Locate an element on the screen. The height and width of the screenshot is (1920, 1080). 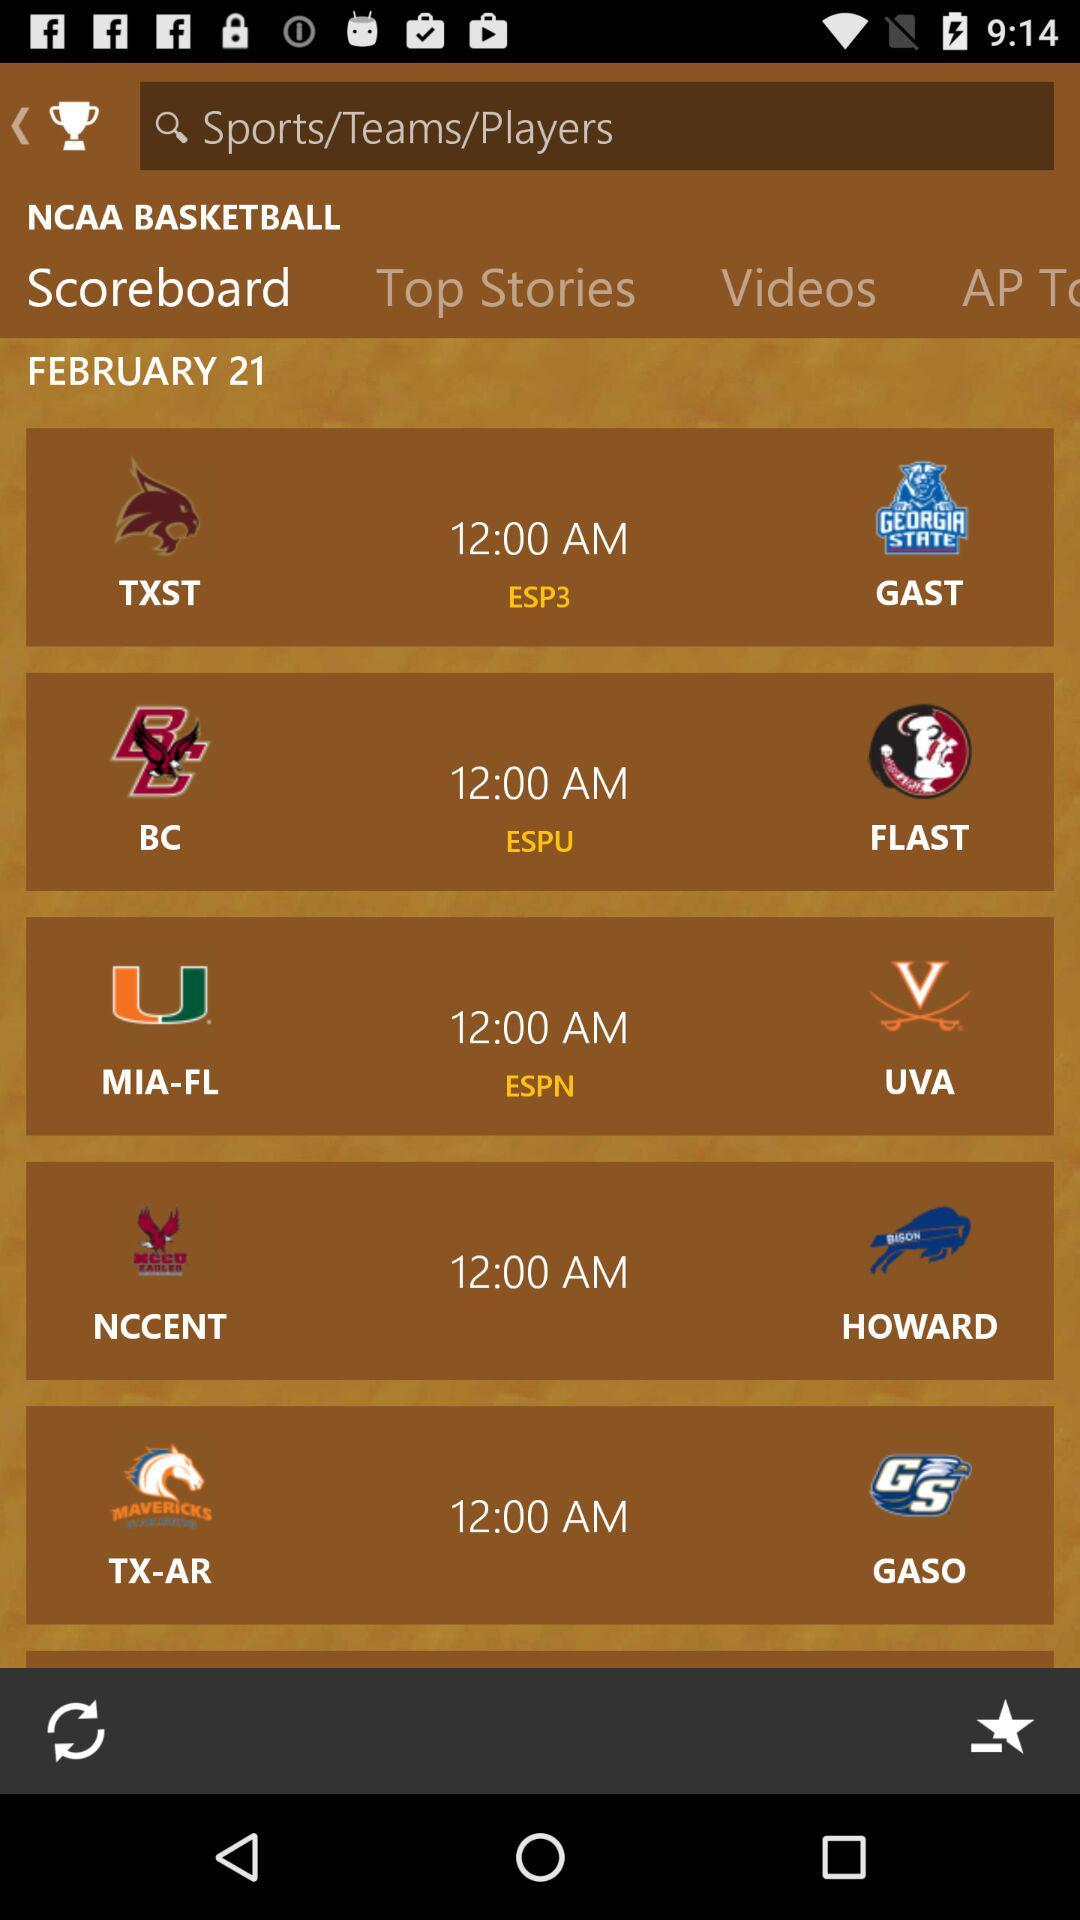
icon to the right of scoreboard item is located at coordinates (520, 290).